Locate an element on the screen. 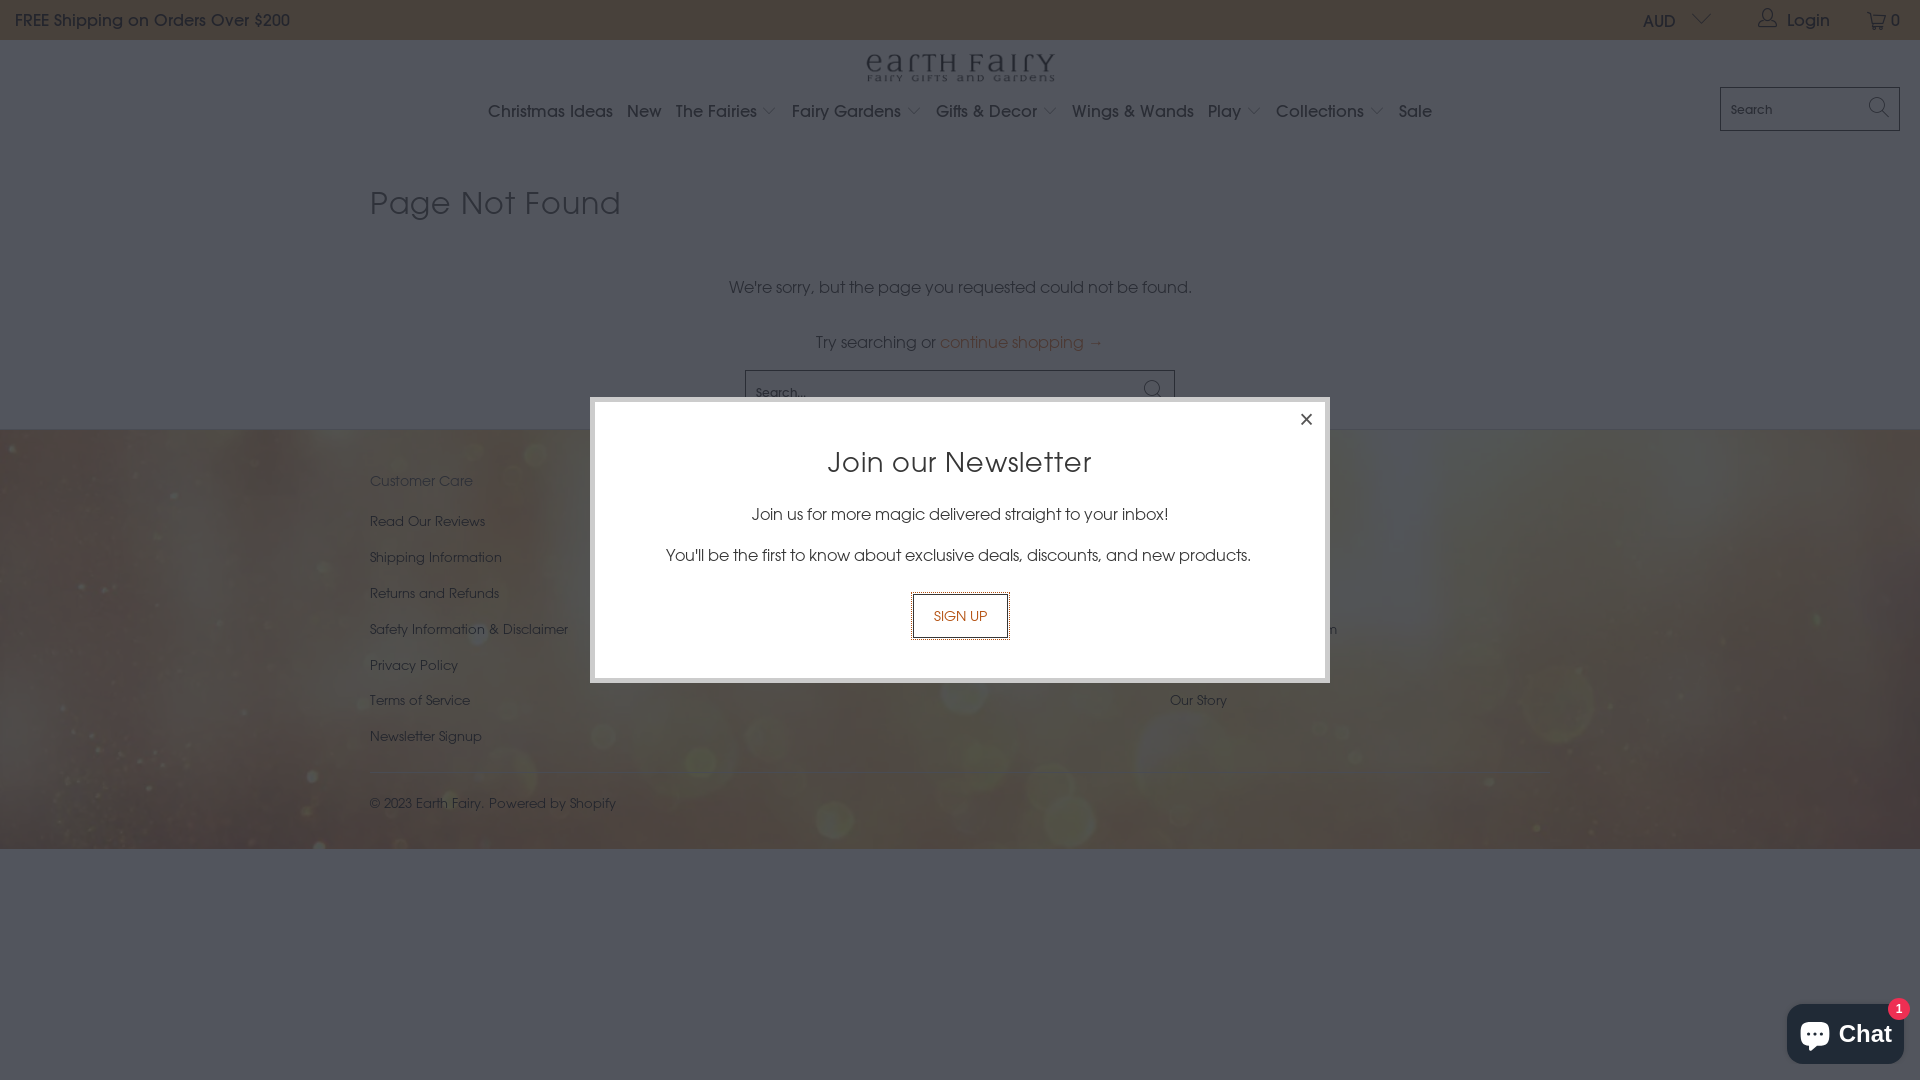 The width and height of the screenshot is (1920, 1080). 'SIGN UP' is located at coordinates (958, 615).